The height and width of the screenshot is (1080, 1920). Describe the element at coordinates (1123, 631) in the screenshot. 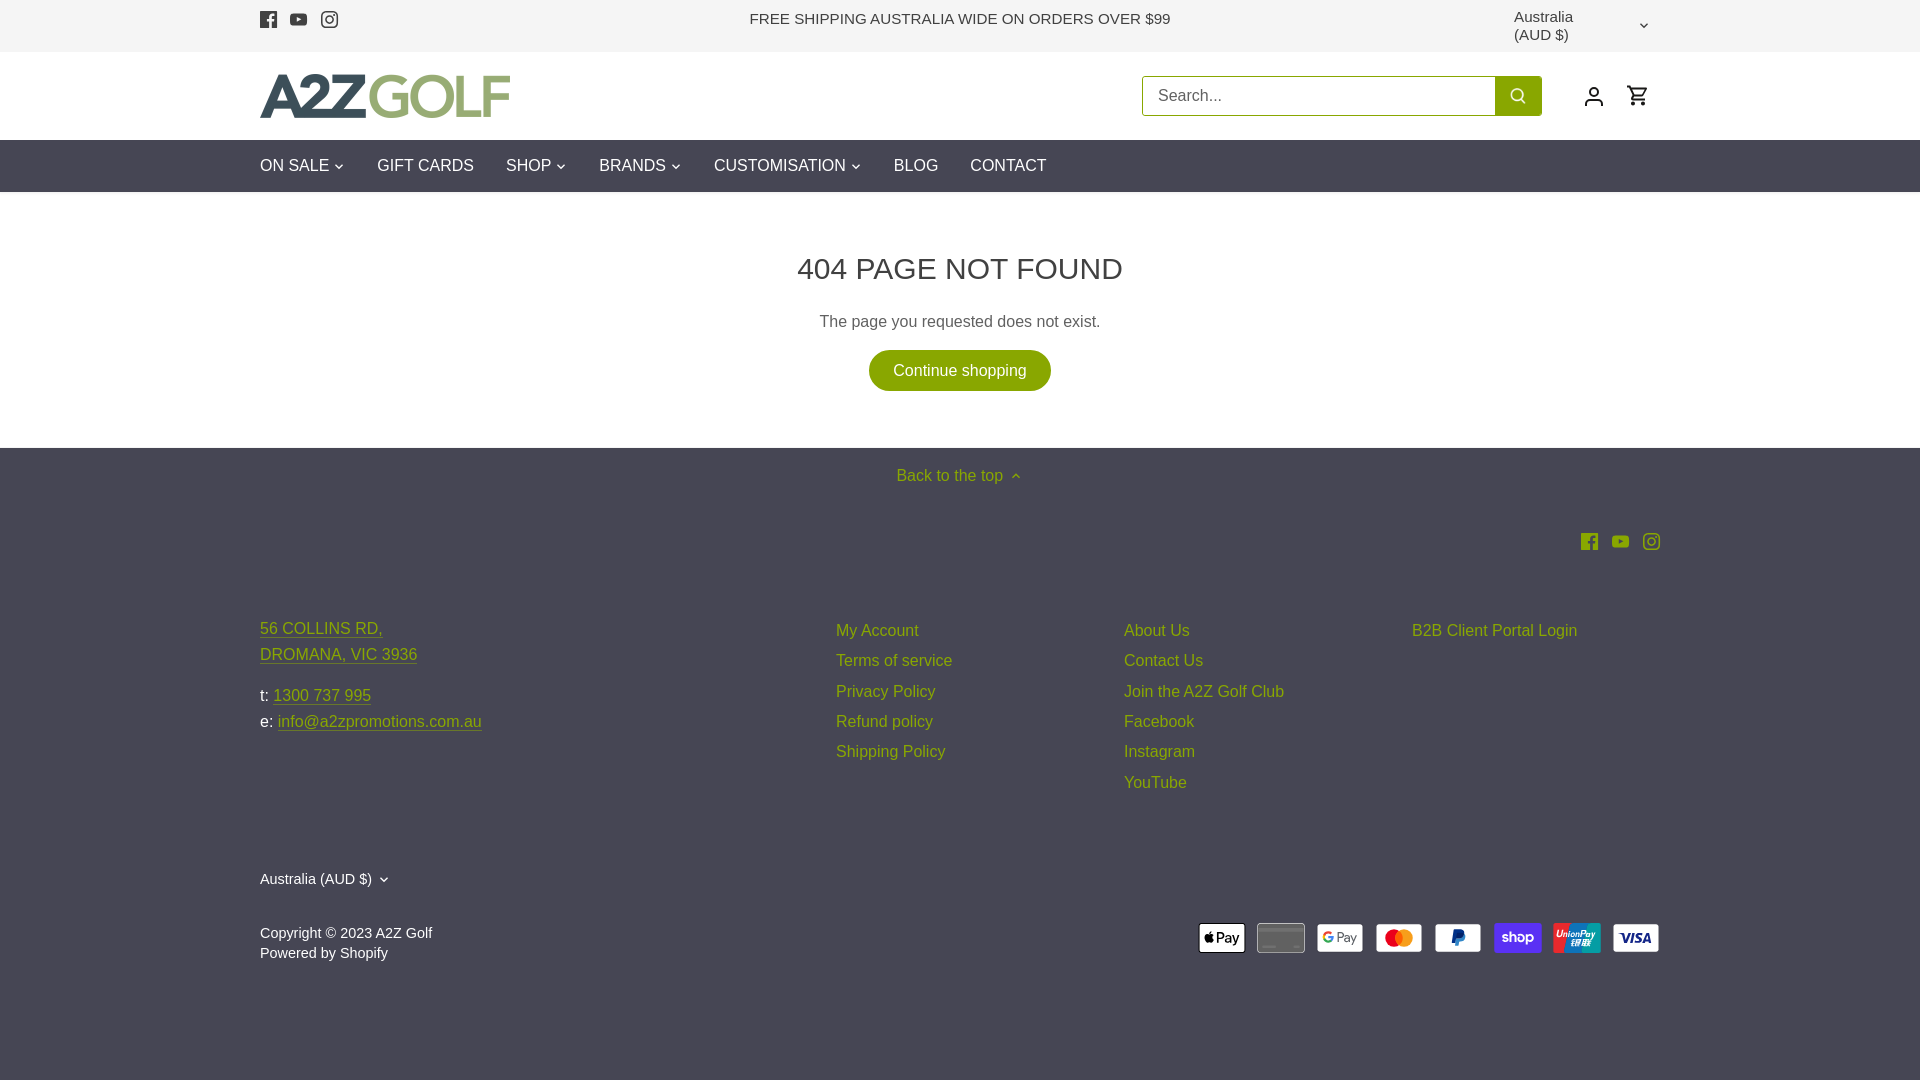

I see `'About Us'` at that location.